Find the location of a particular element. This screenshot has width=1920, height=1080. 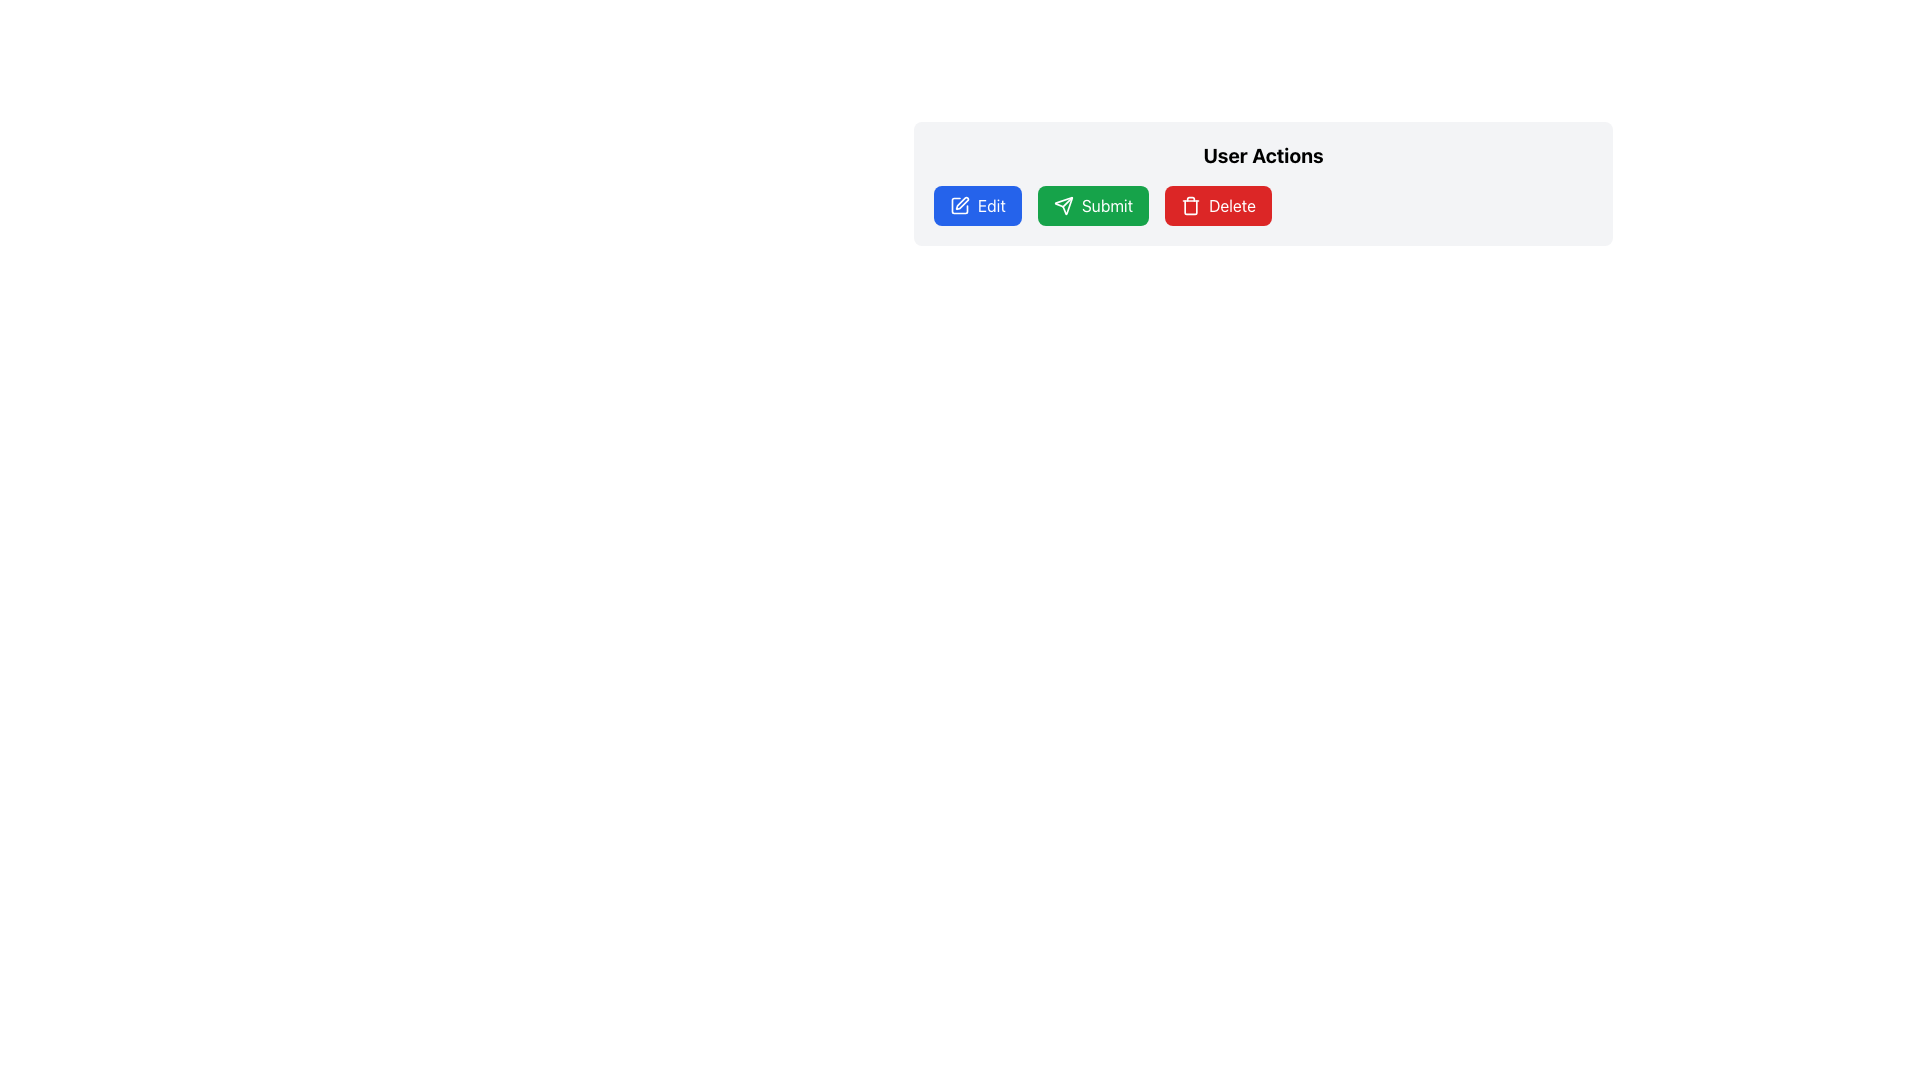

the 'Edit' text label, which is styled as white text on a blue background, located centrally within a button on the leftmost side of a row of three buttons below the label 'User Actions.' is located at coordinates (991, 205).